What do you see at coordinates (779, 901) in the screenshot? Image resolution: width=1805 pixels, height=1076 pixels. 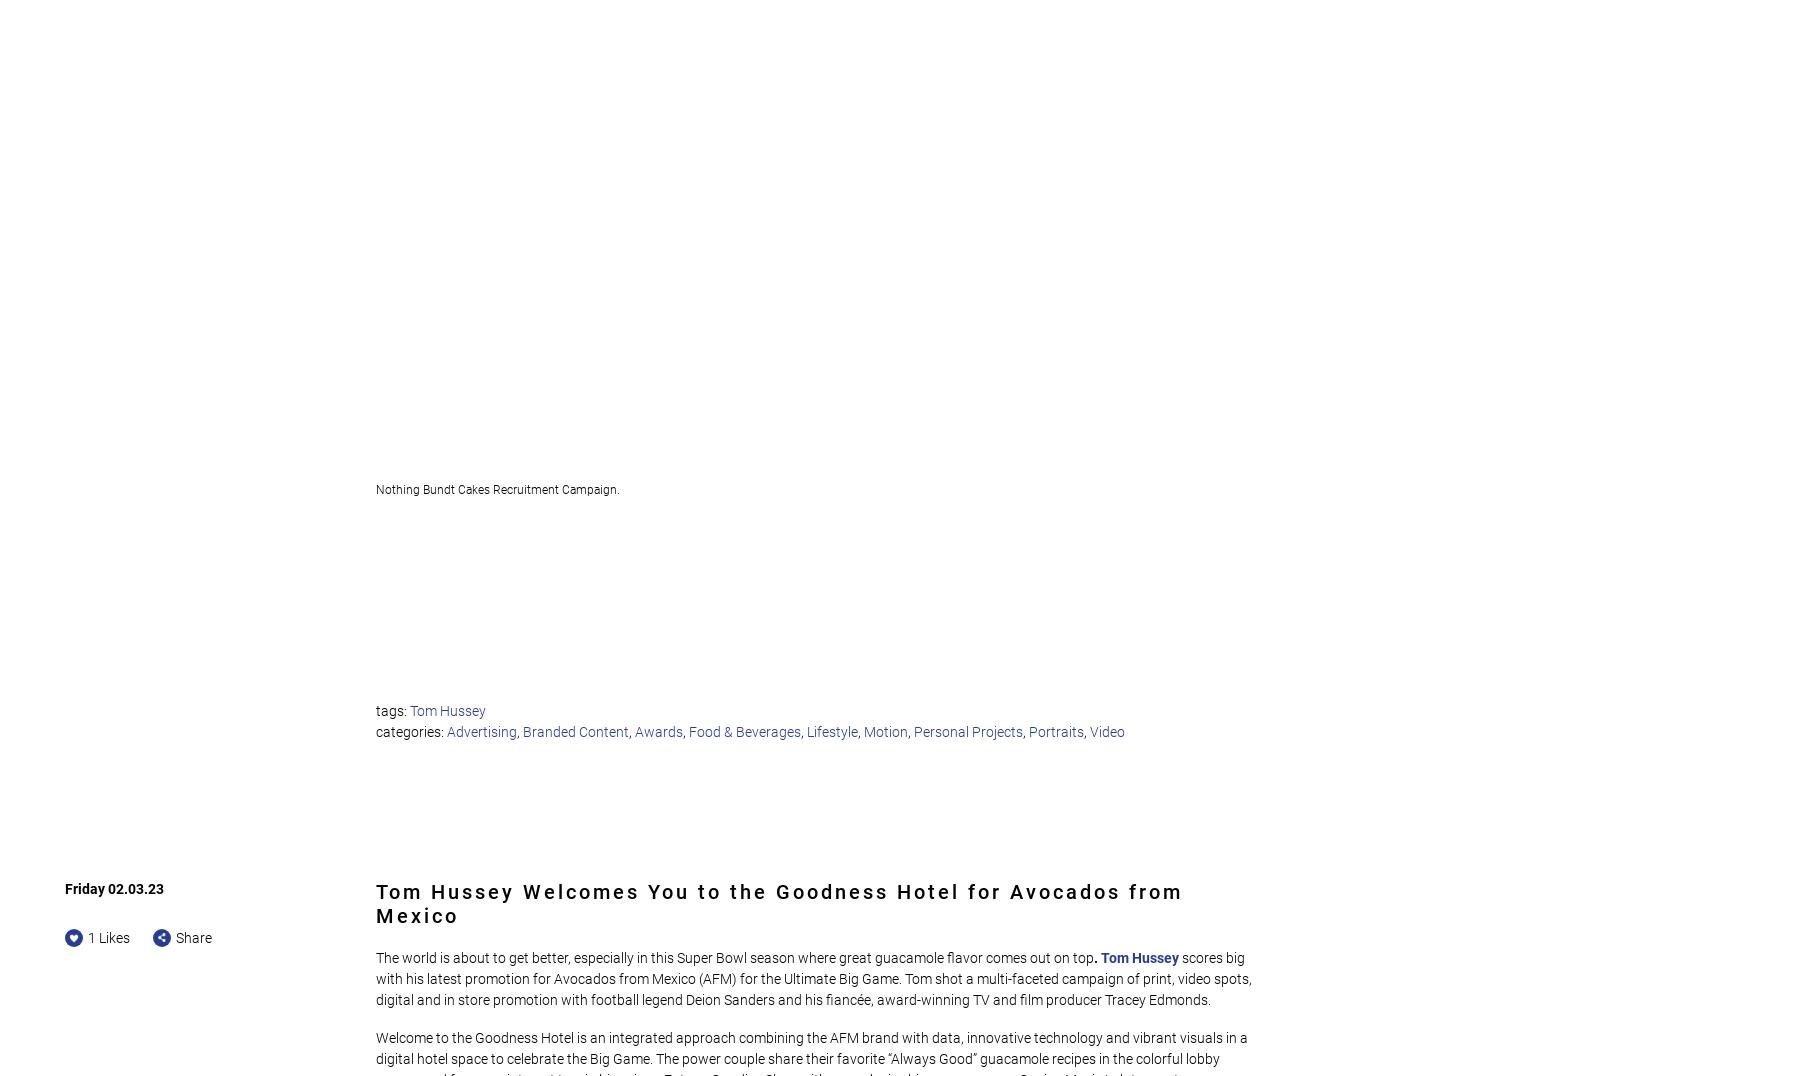 I see `'Tom Hussey Welcomes You to the Goodness Hotel for Avocados from Mexico'` at bounding box center [779, 901].